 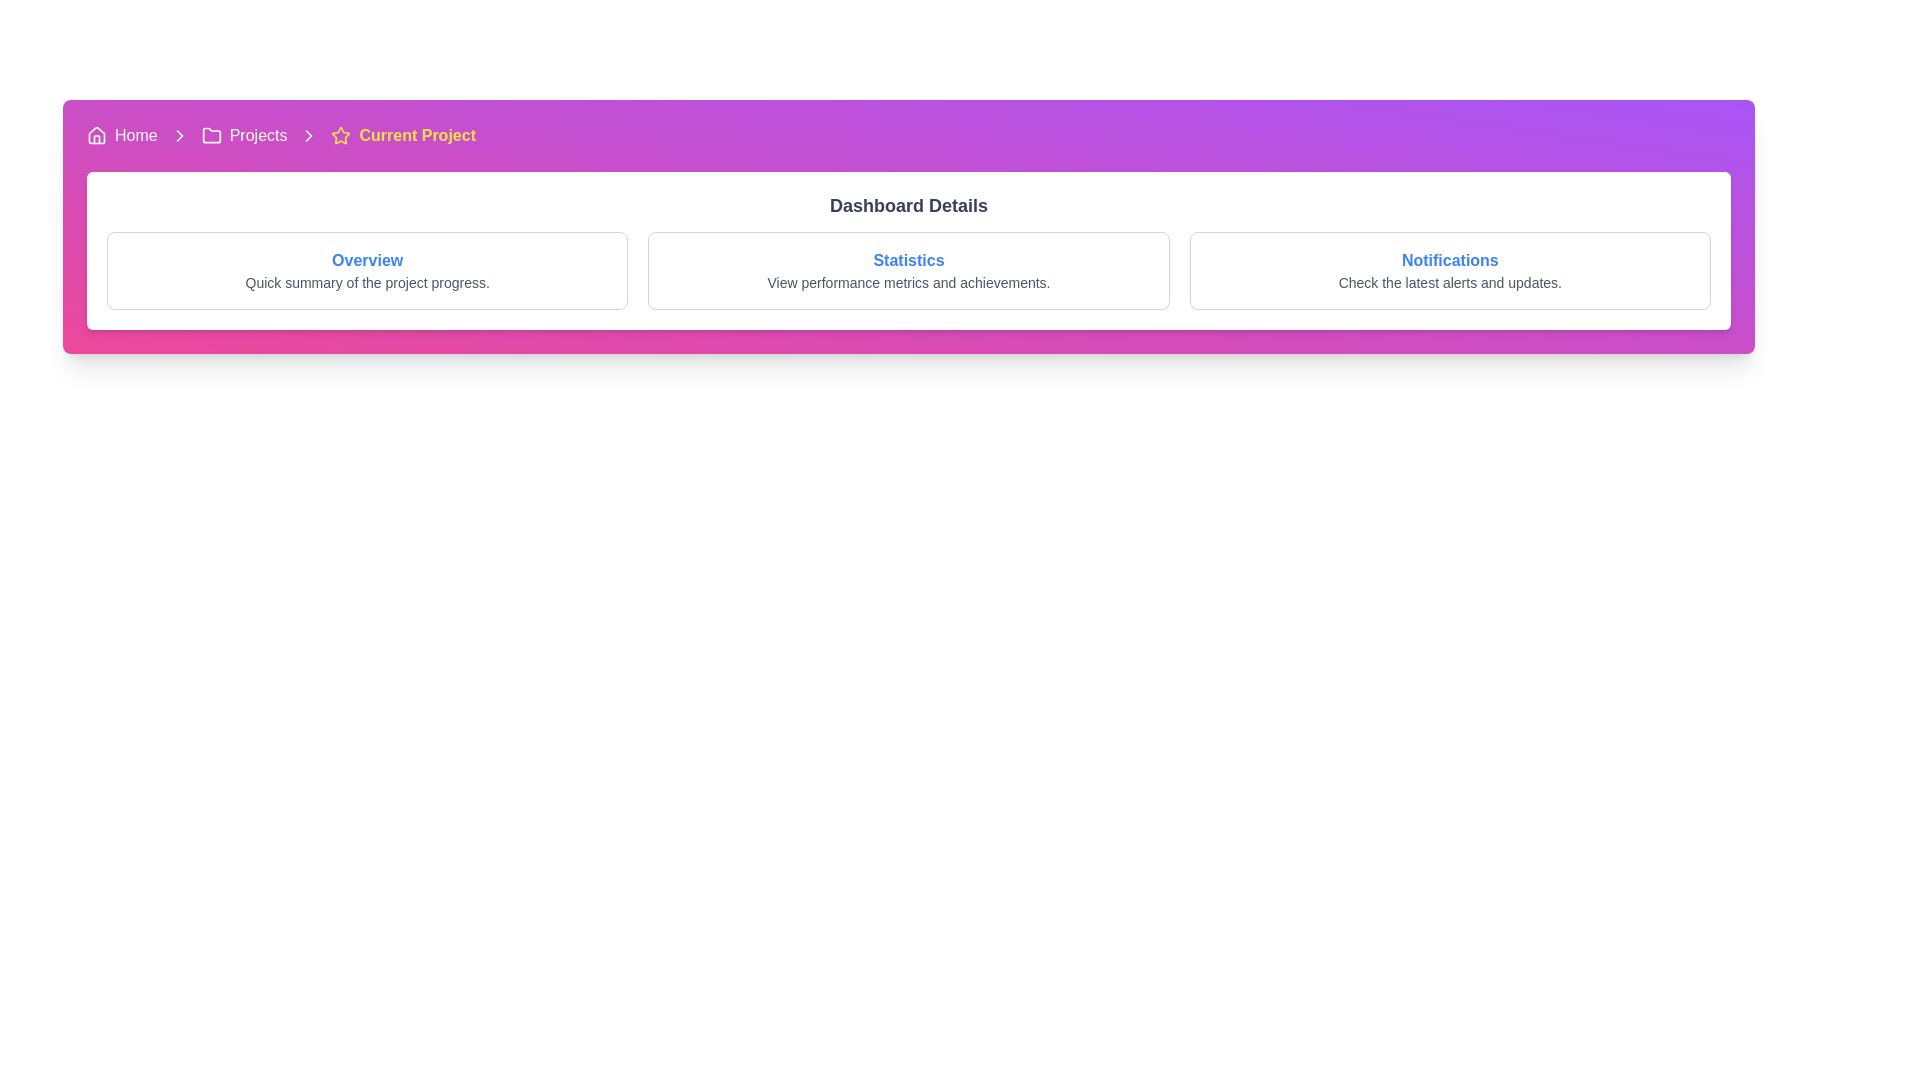 I want to click on the 'Current Project' label in the breadcrumb navigation bar, which is bold and yellow with a star-shaped icon preceding it, so click(x=402, y=135).